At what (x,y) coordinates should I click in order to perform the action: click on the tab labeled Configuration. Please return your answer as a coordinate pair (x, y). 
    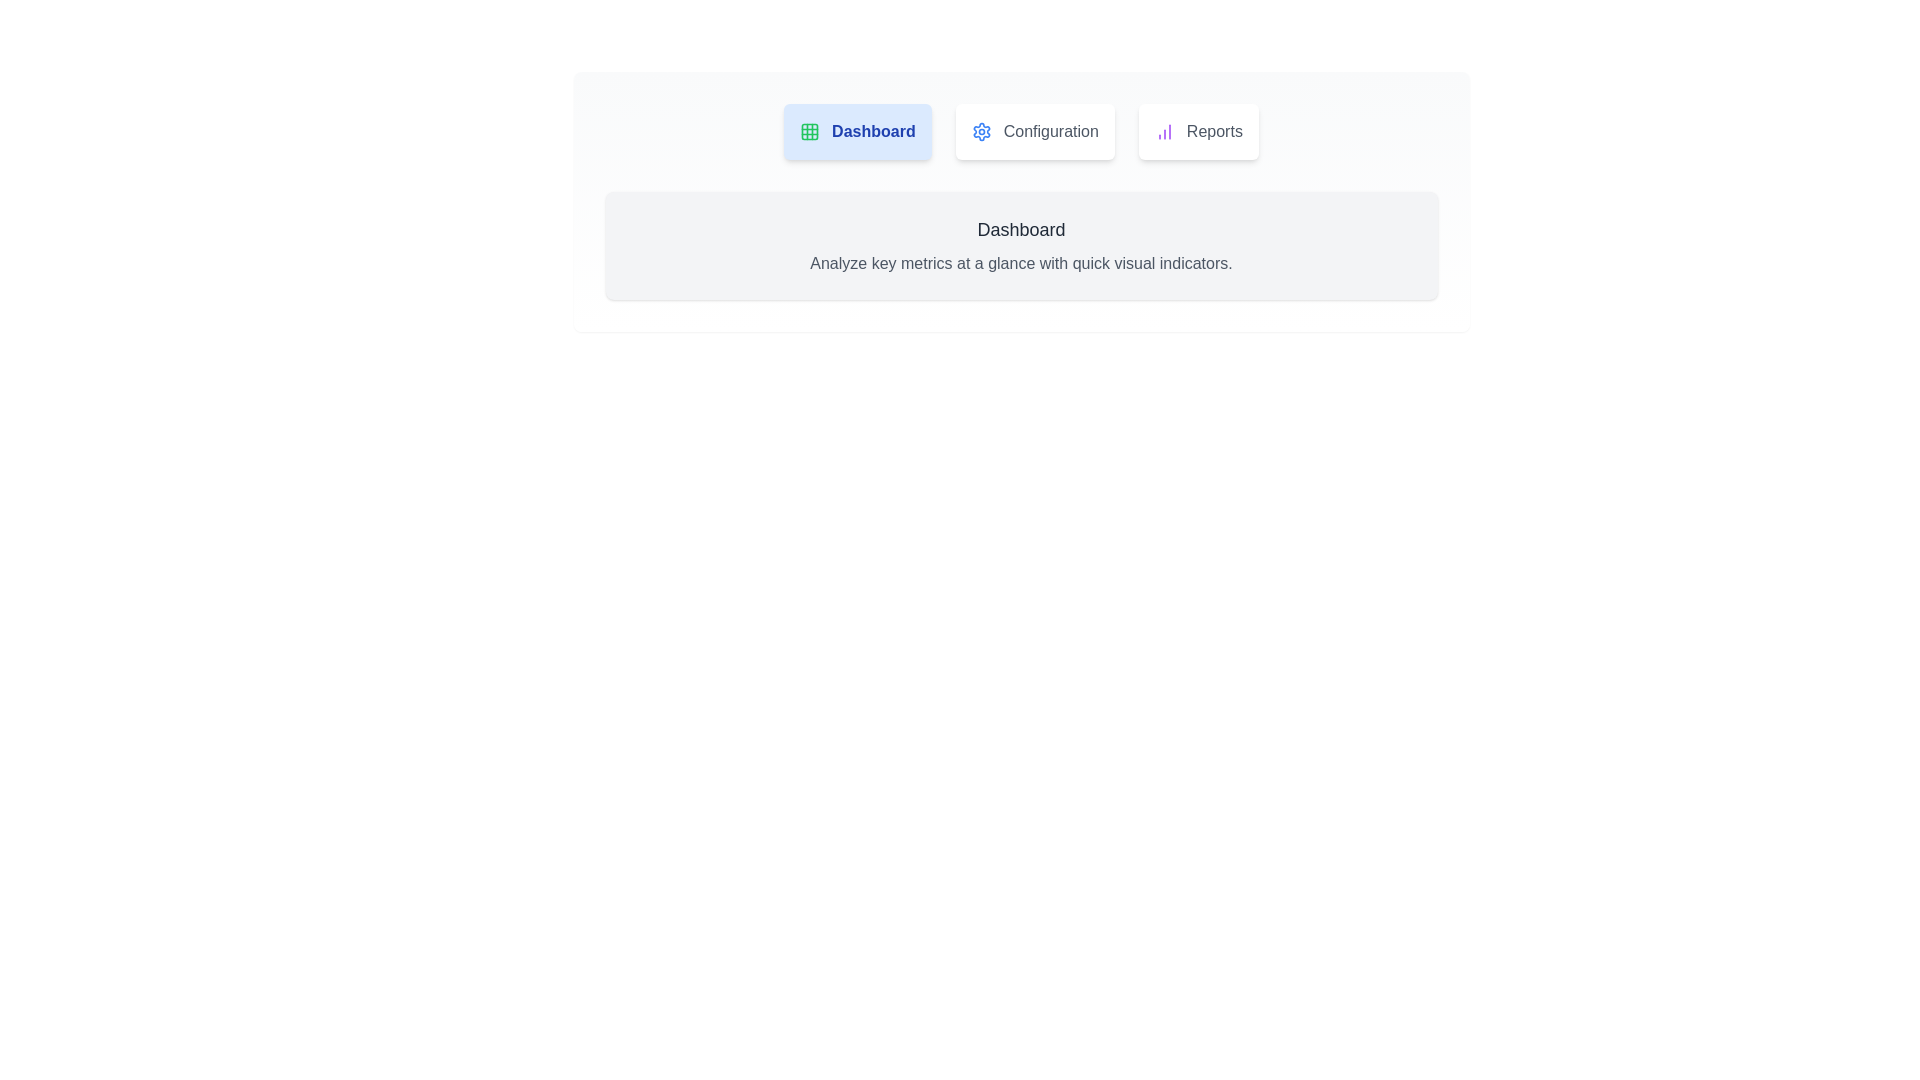
    Looking at the image, I should click on (1035, 131).